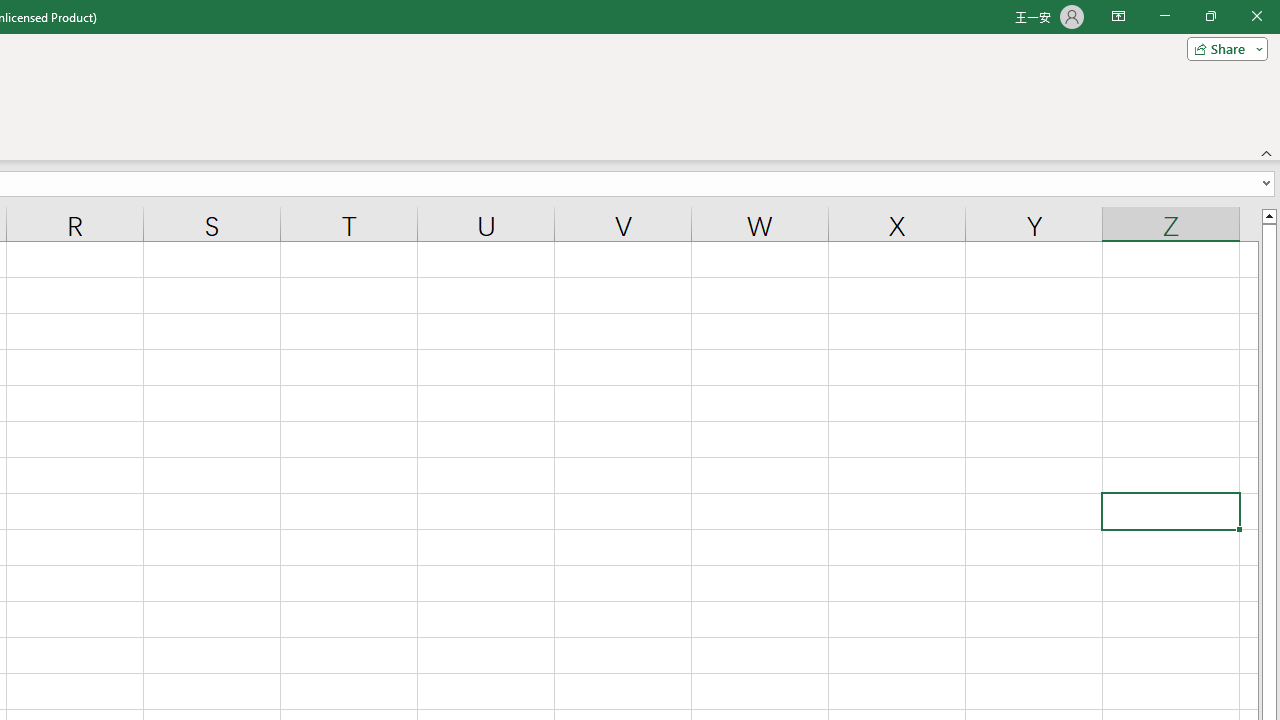 Image resolution: width=1280 pixels, height=720 pixels. I want to click on 'Minimize', so click(1164, 16).